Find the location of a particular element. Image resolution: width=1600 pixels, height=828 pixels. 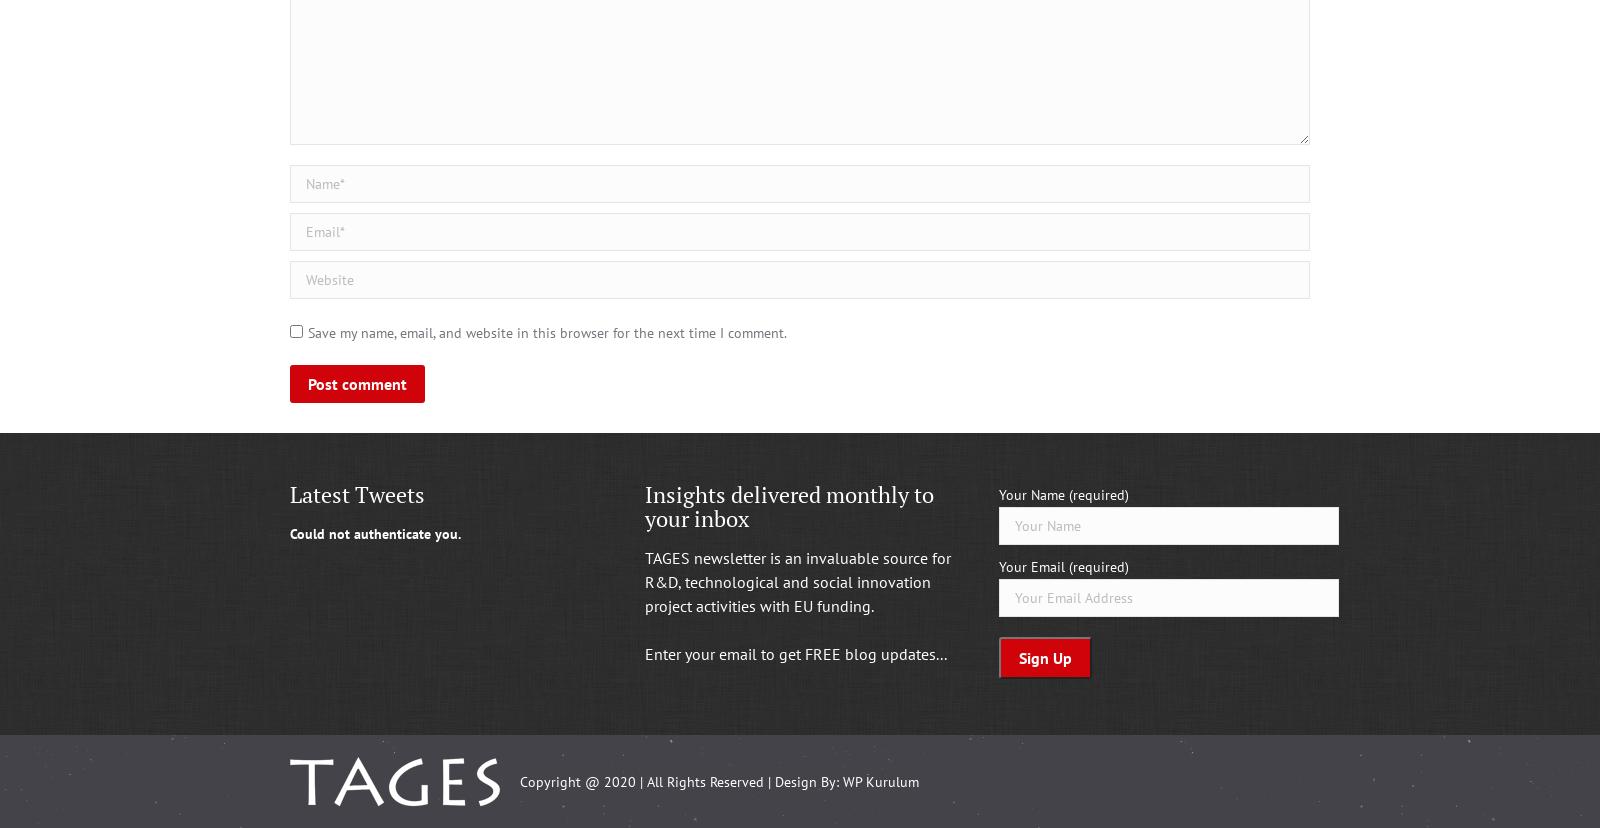

'Insights delivered monthly to your inbox' is located at coordinates (788, 506).